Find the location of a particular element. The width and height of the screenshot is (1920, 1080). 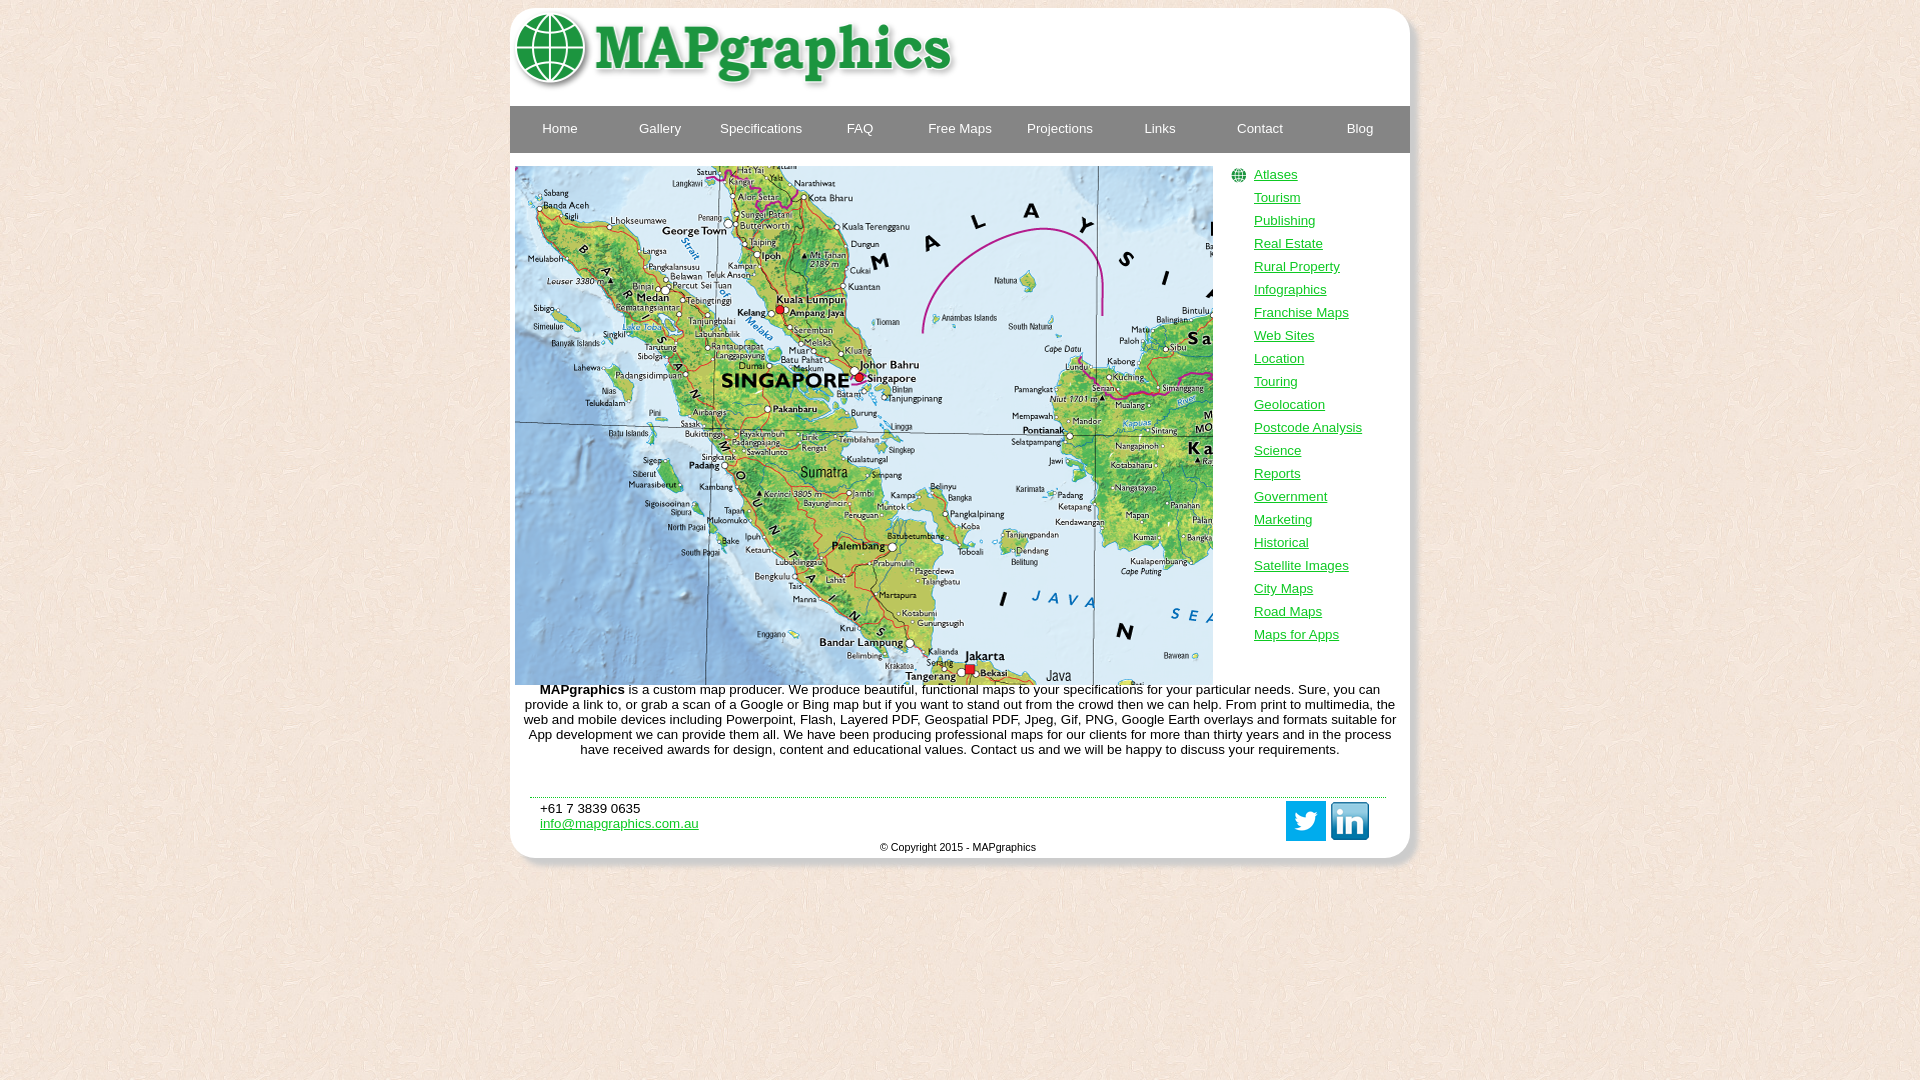

'Contact' is located at coordinates (1258, 129).